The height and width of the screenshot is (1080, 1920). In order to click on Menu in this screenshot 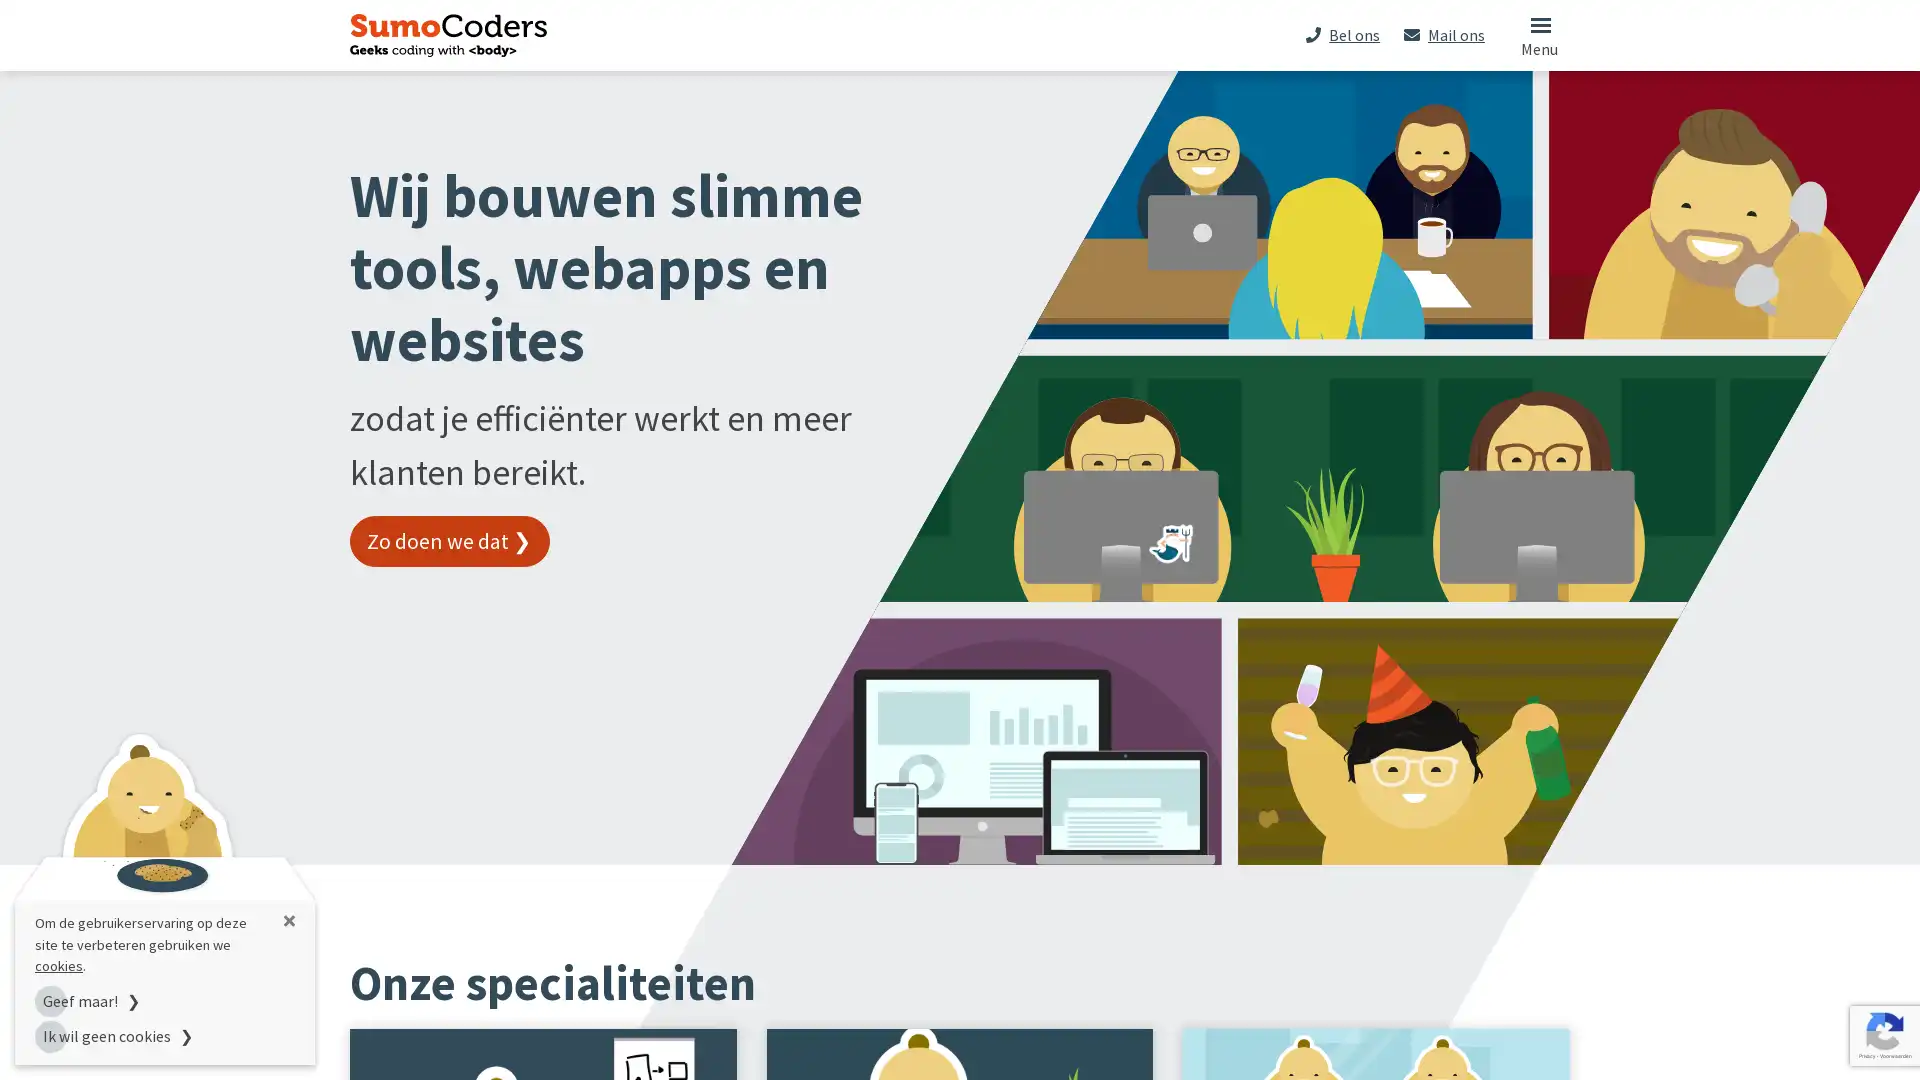, I will do `click(1538, 34)`.